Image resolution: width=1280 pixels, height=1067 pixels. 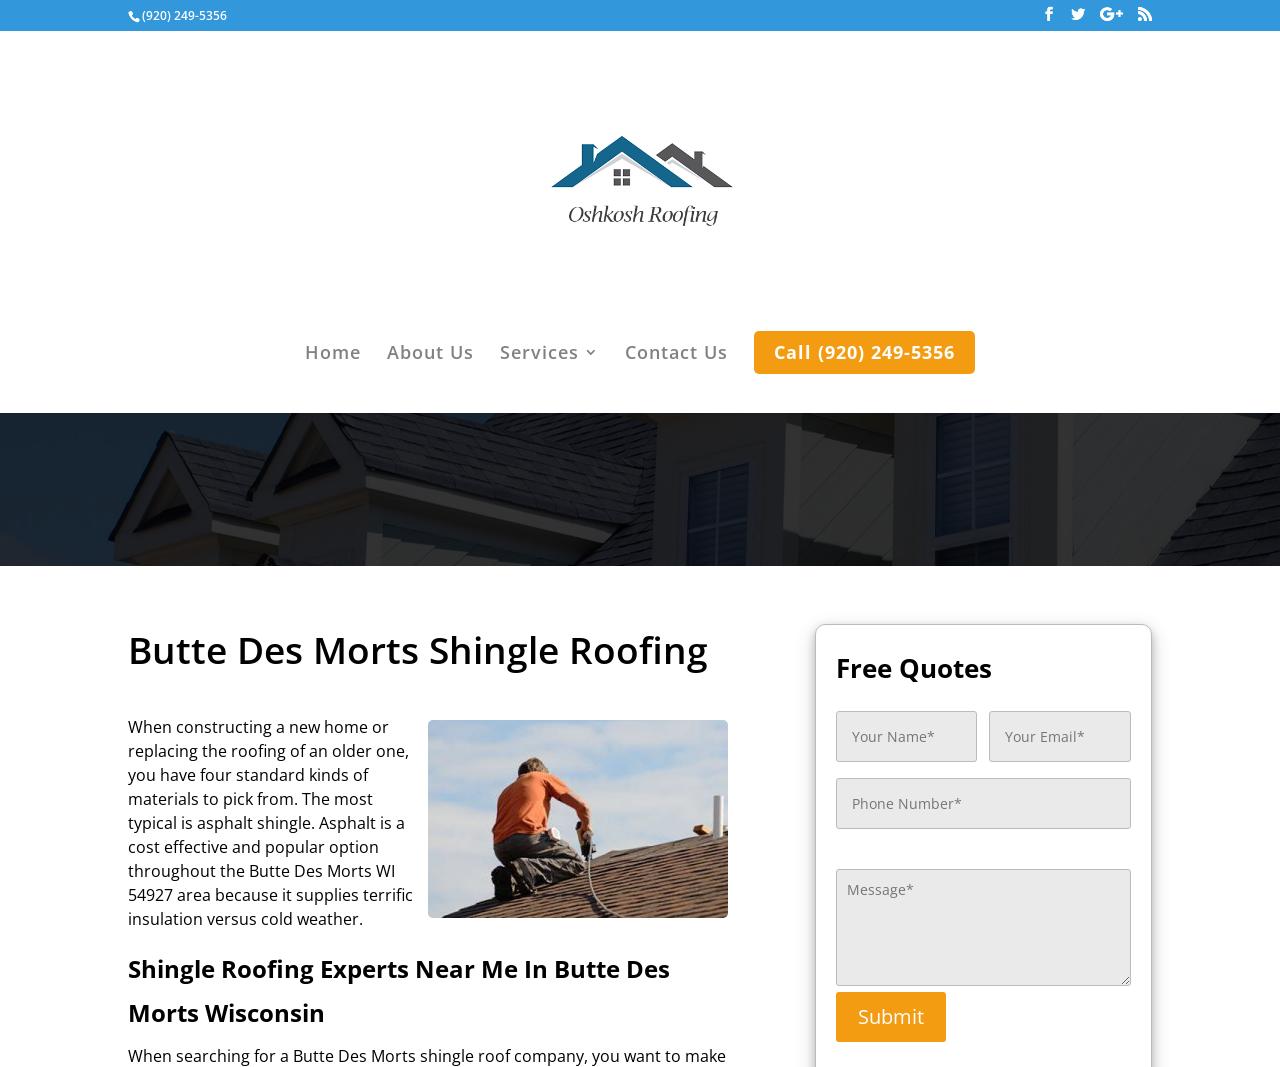 What do you see at coordinates (429, 352) in the screenshot?
I see `'About Us'` at bounding box center [429, 352].